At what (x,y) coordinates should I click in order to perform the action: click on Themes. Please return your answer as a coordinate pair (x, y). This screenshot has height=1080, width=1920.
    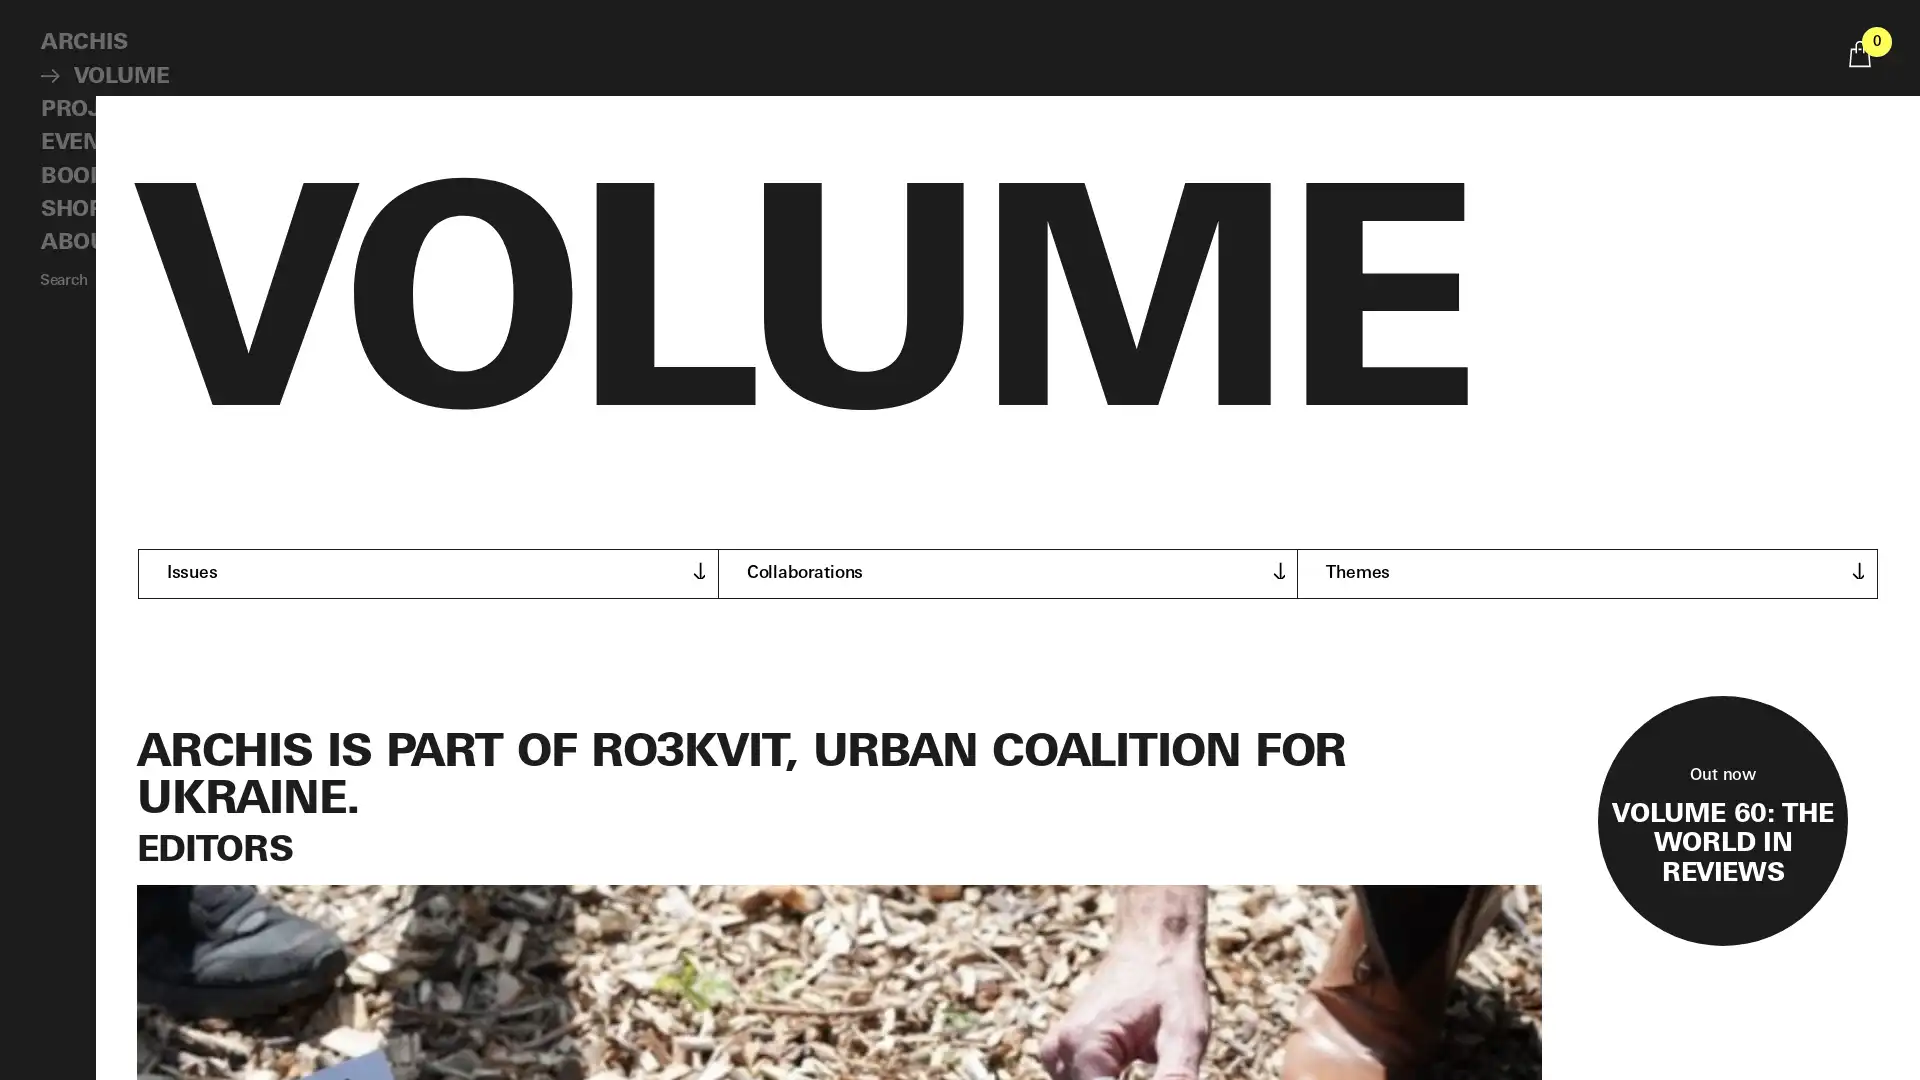
    Looking at the image, I should click on (1358, 573).